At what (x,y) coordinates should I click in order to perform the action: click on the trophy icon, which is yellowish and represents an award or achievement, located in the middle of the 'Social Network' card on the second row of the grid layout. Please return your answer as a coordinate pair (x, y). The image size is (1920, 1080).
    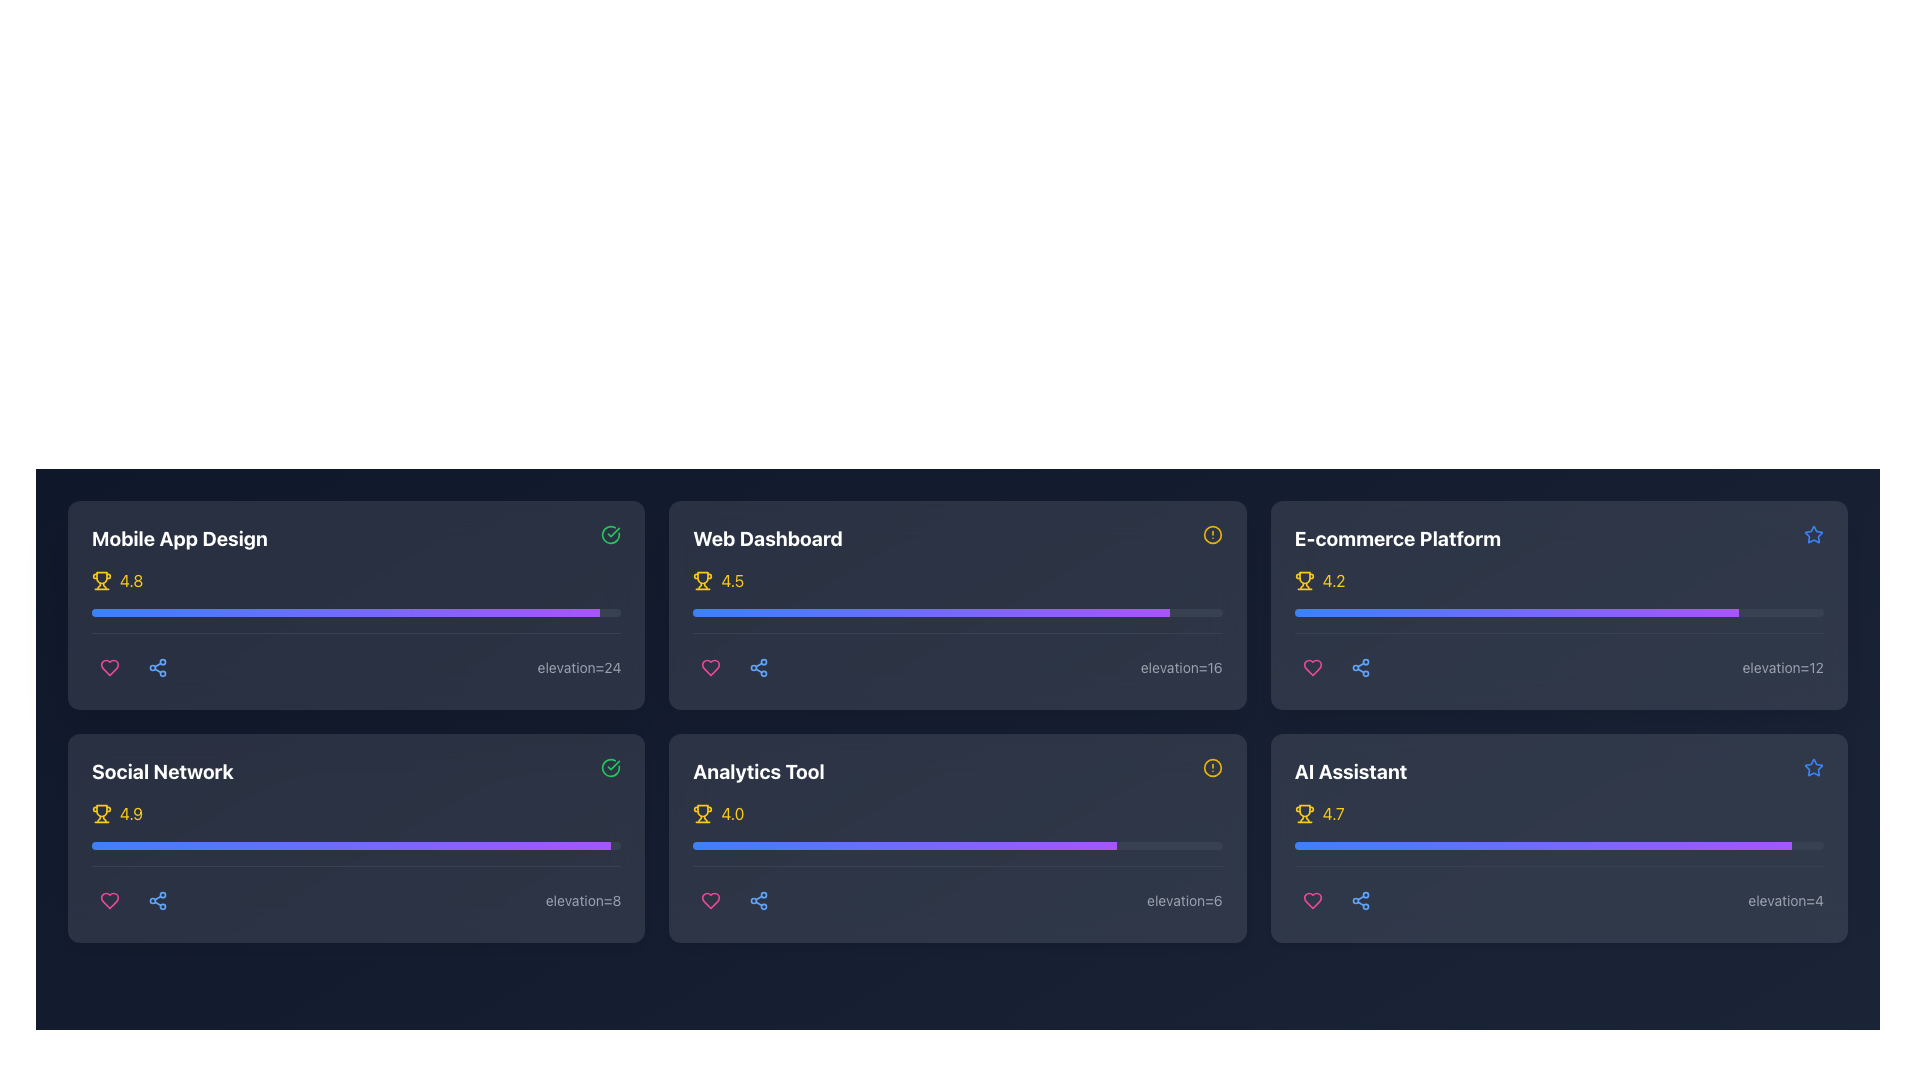
    Looking at the image, I should click on (100, 810).